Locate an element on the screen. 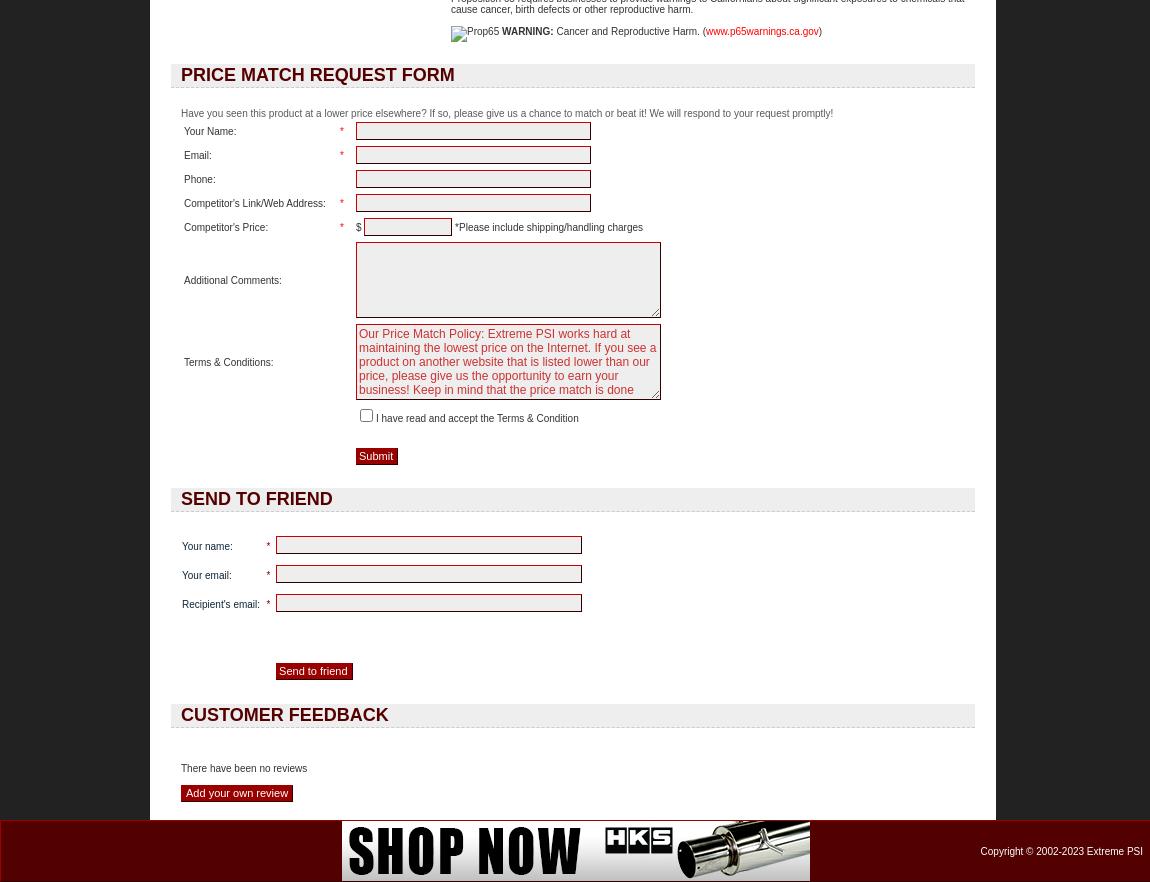  'Phone:' is located at coordinates (198, 177).